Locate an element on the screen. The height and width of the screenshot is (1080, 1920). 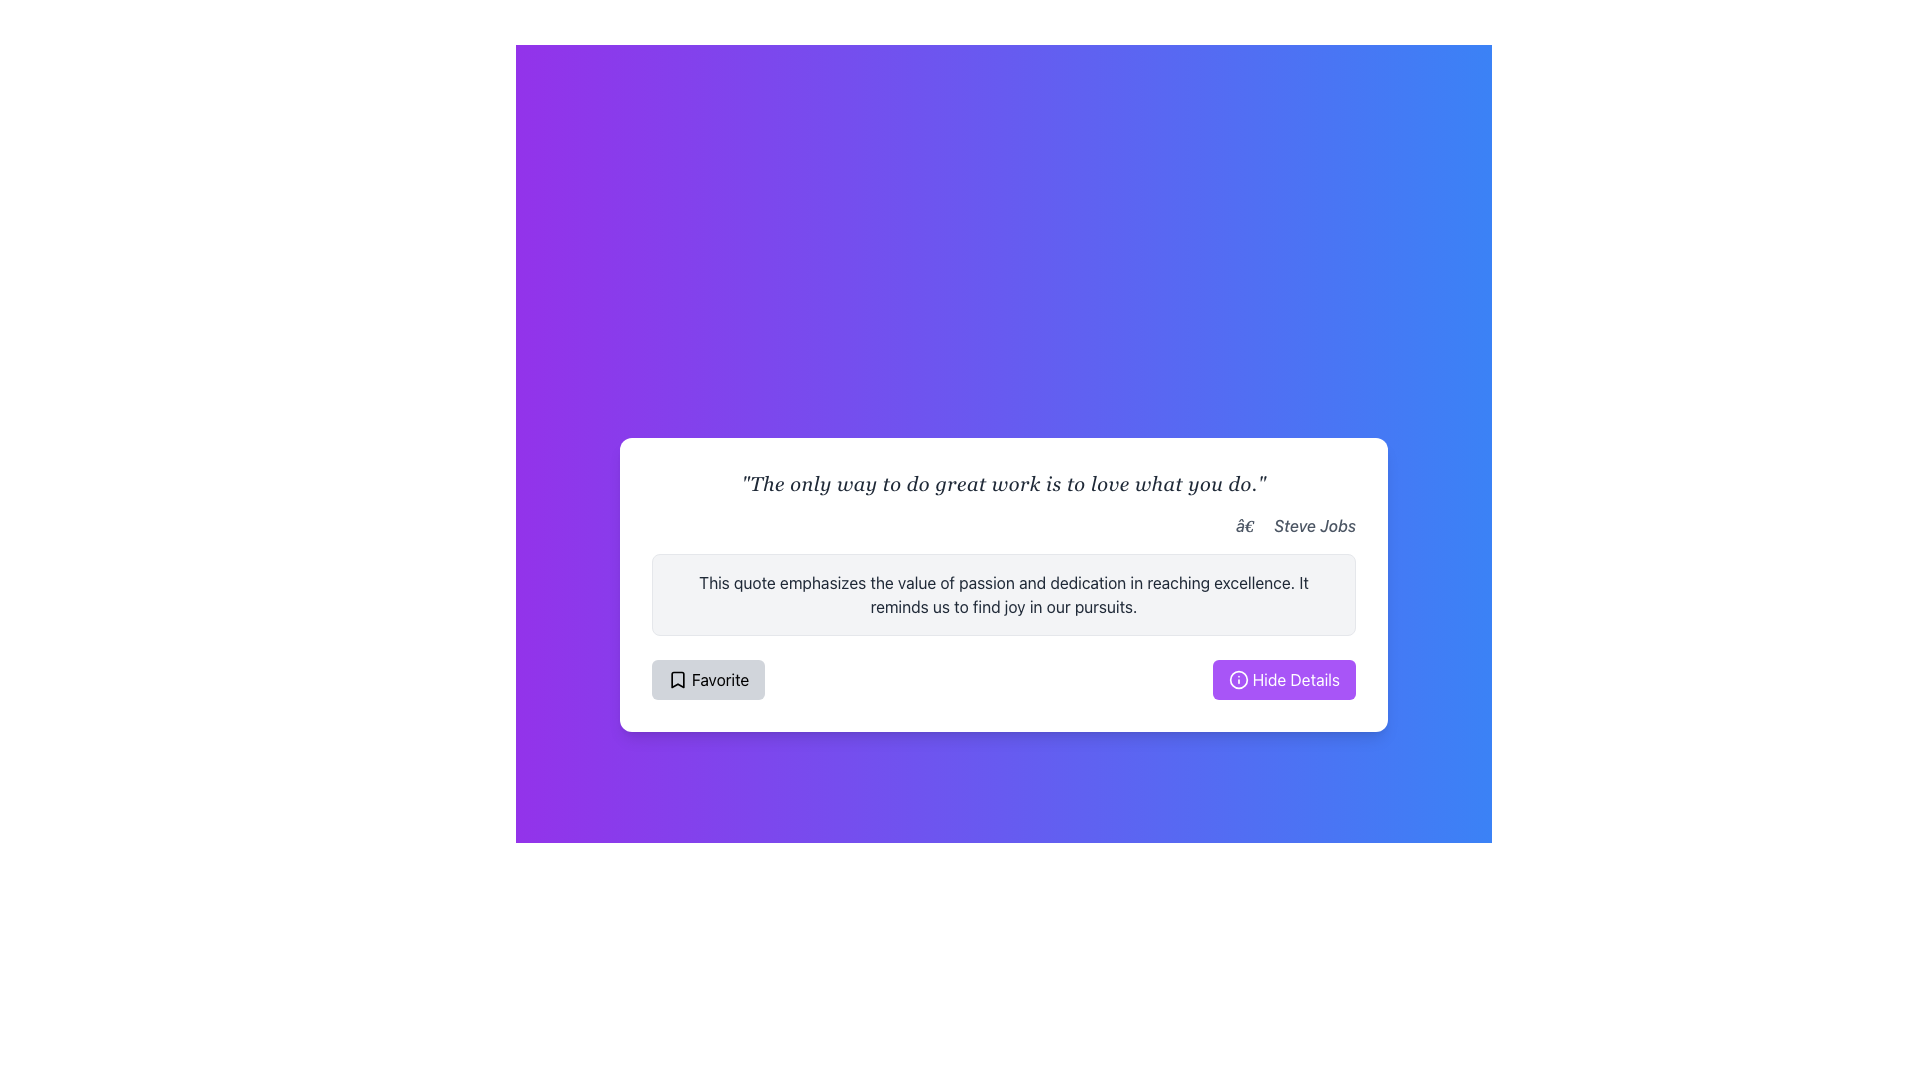
the Static Text Box that provides an explanation for the quote attributed to Steve Jobs, located below the quote and above the buttons is located at coordinates (1003, 593).